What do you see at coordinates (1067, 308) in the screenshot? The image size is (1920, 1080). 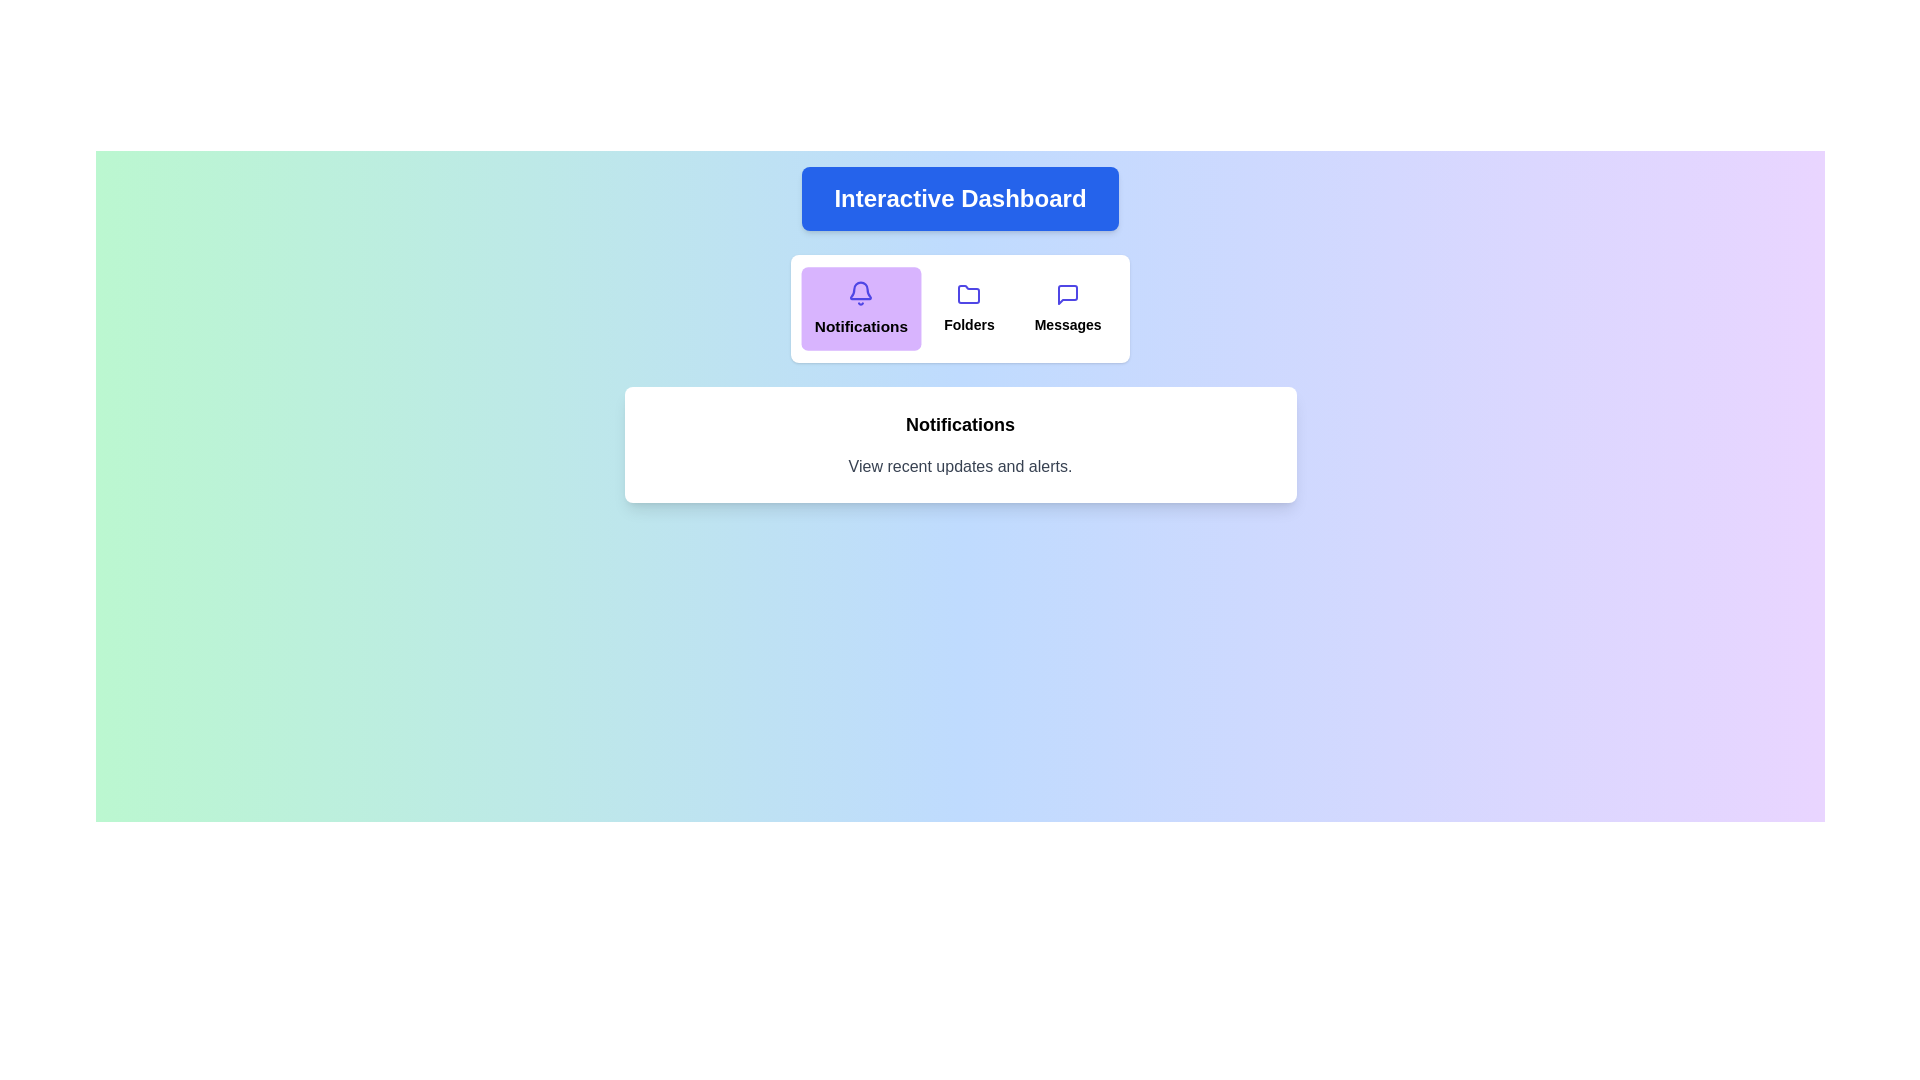 I see `the section labeled 'Messages' by clicking the corresponding button` at bounding box center [1067, 308].